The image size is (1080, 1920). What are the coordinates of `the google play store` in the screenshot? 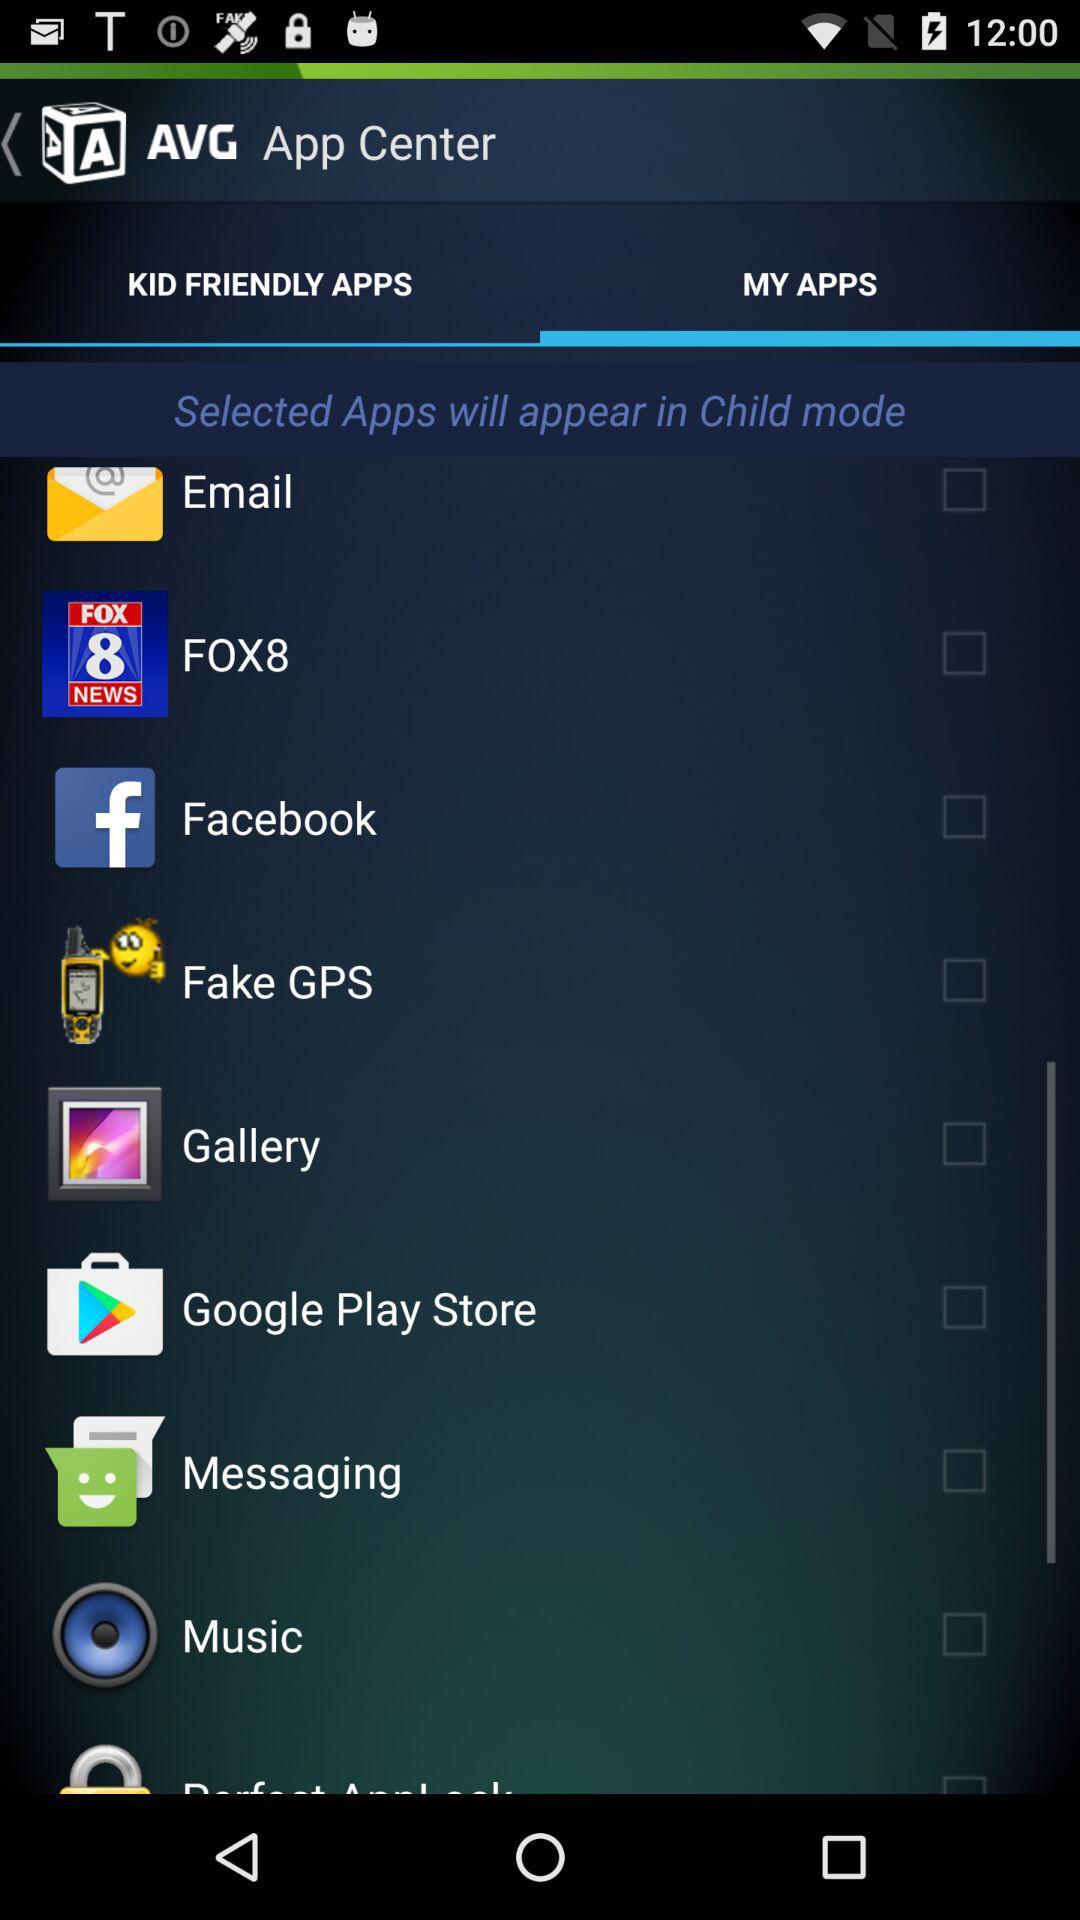 It's located at (358, 1307).